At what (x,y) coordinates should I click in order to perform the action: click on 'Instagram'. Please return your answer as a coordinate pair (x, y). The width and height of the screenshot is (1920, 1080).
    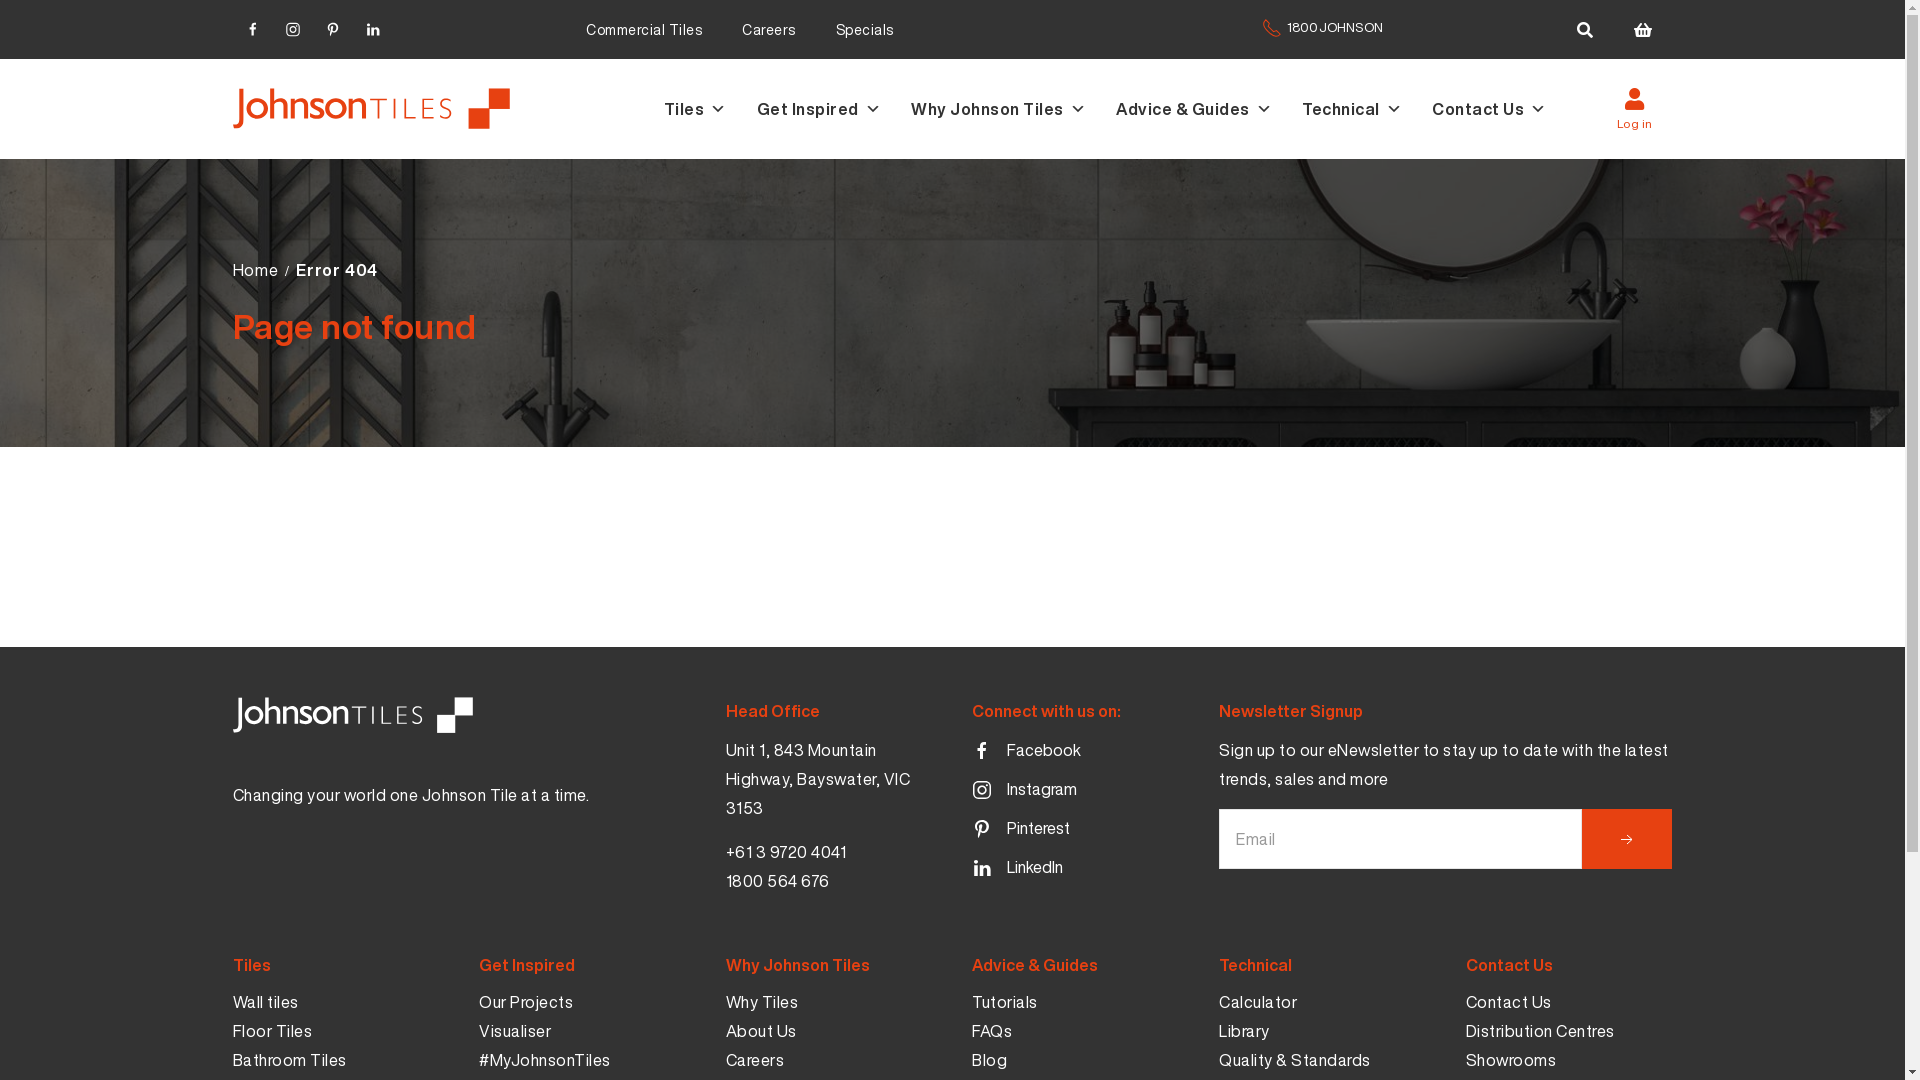
    Looking at the image, I should click on (271, 26).